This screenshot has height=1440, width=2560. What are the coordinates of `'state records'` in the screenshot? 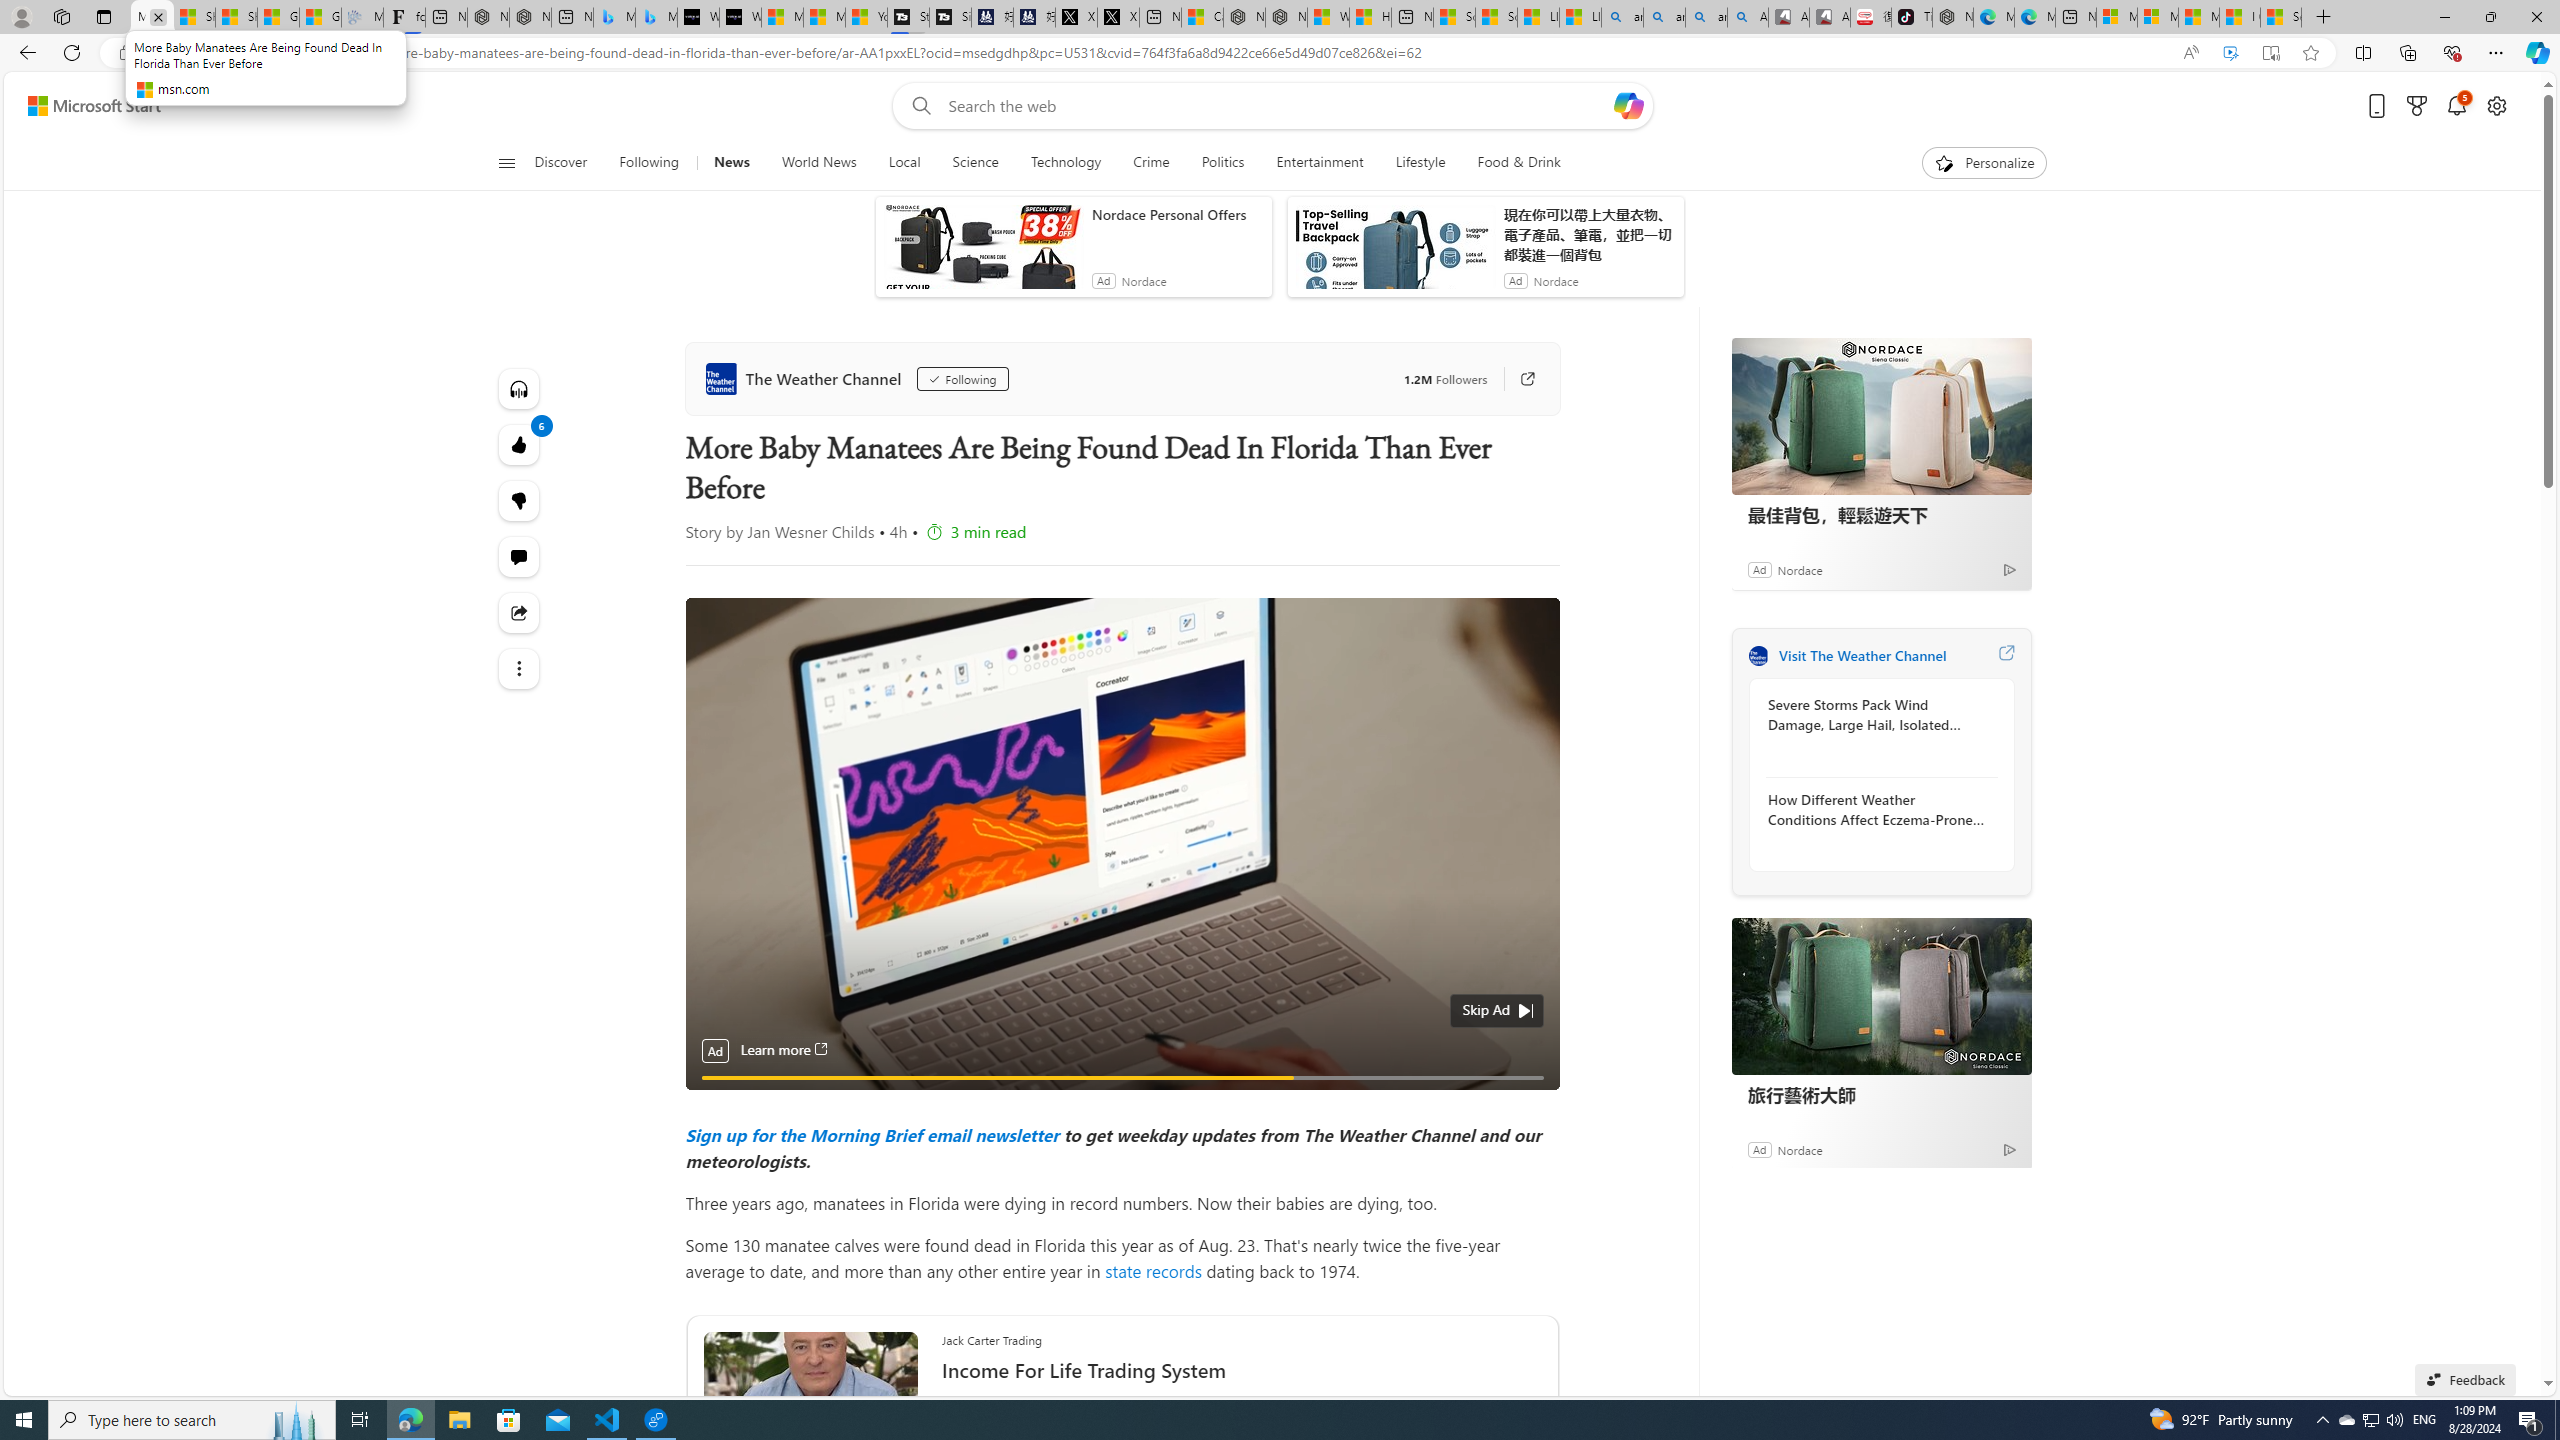 It's located at (1153, 1269).